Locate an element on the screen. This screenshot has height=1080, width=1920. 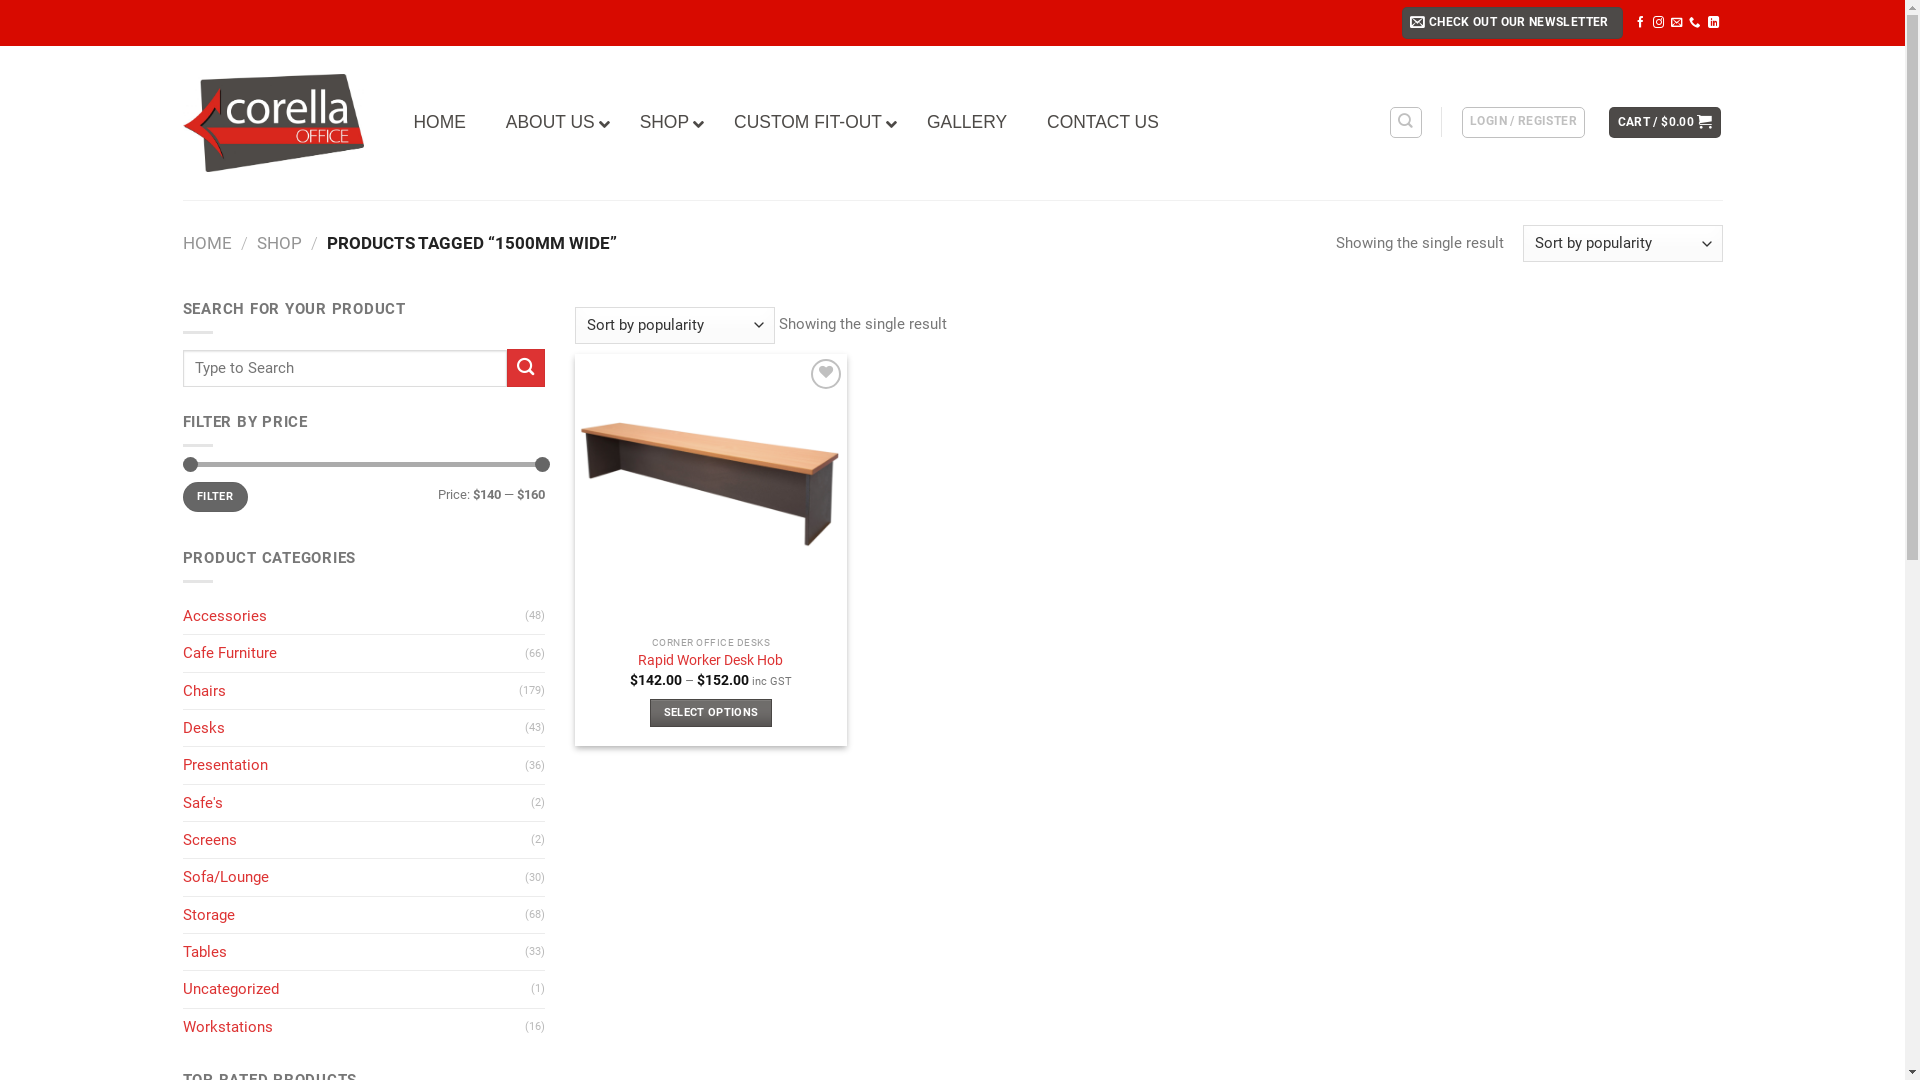
'Chairs' is located at coordinates (350, 689).